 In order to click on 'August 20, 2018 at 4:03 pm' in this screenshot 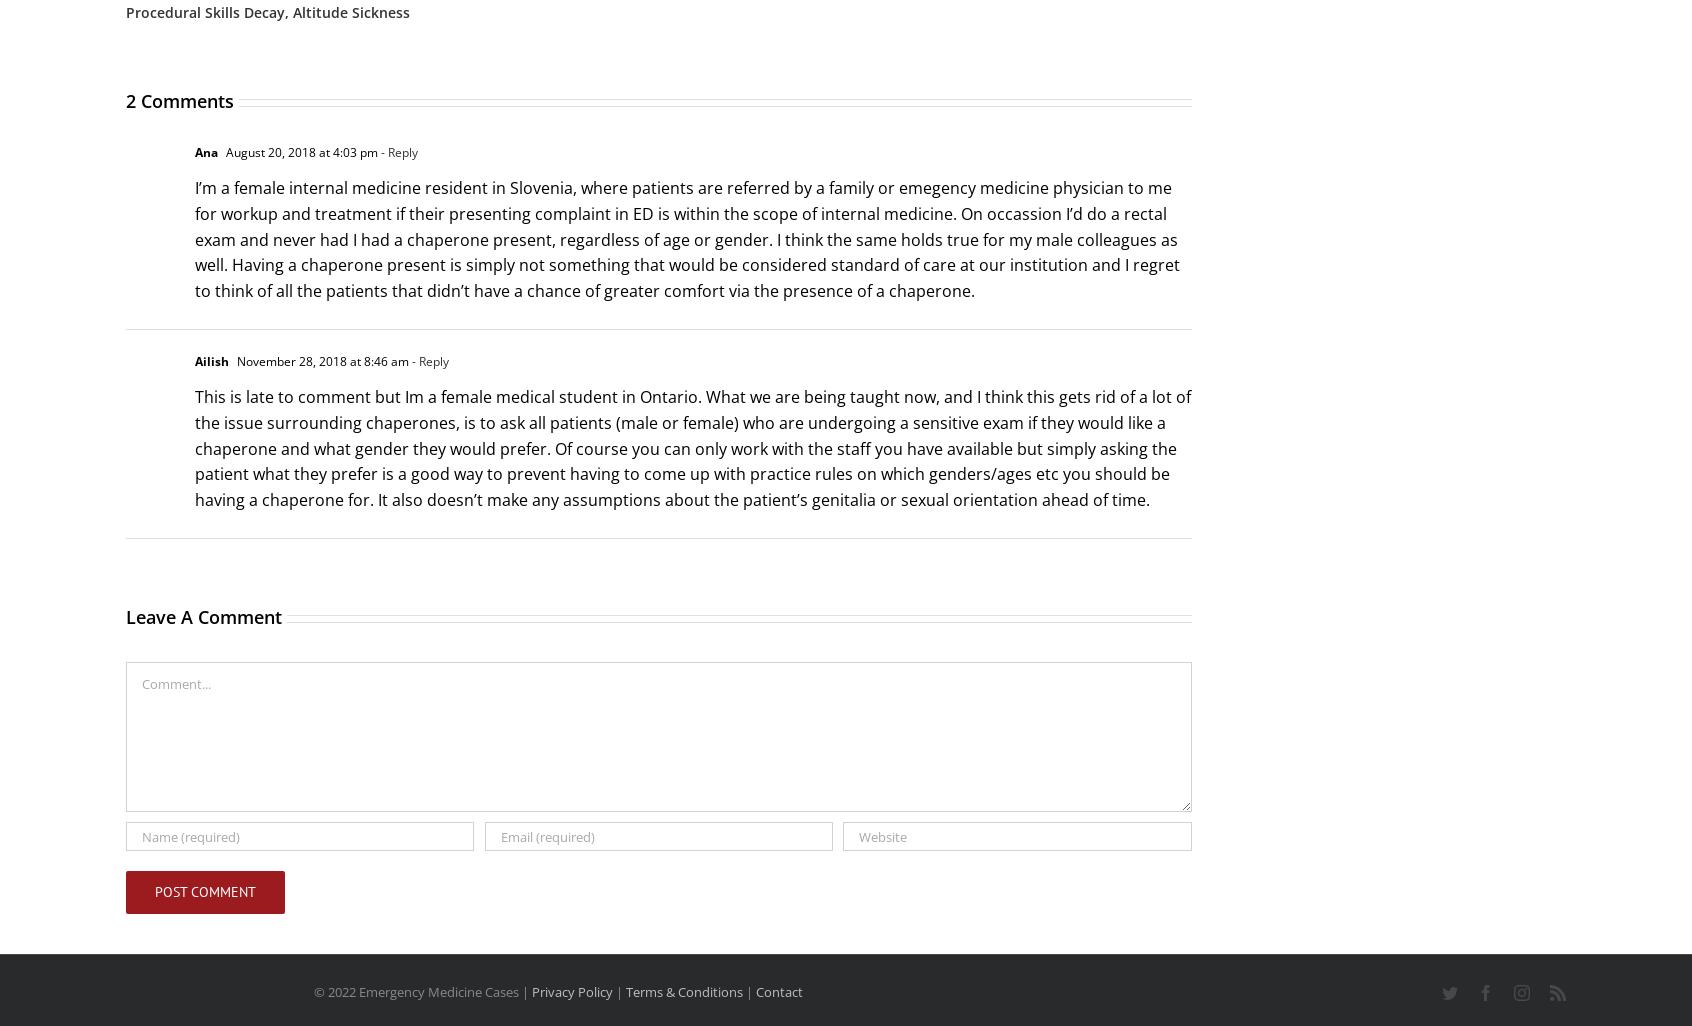, I will do `click(299, 153)`.